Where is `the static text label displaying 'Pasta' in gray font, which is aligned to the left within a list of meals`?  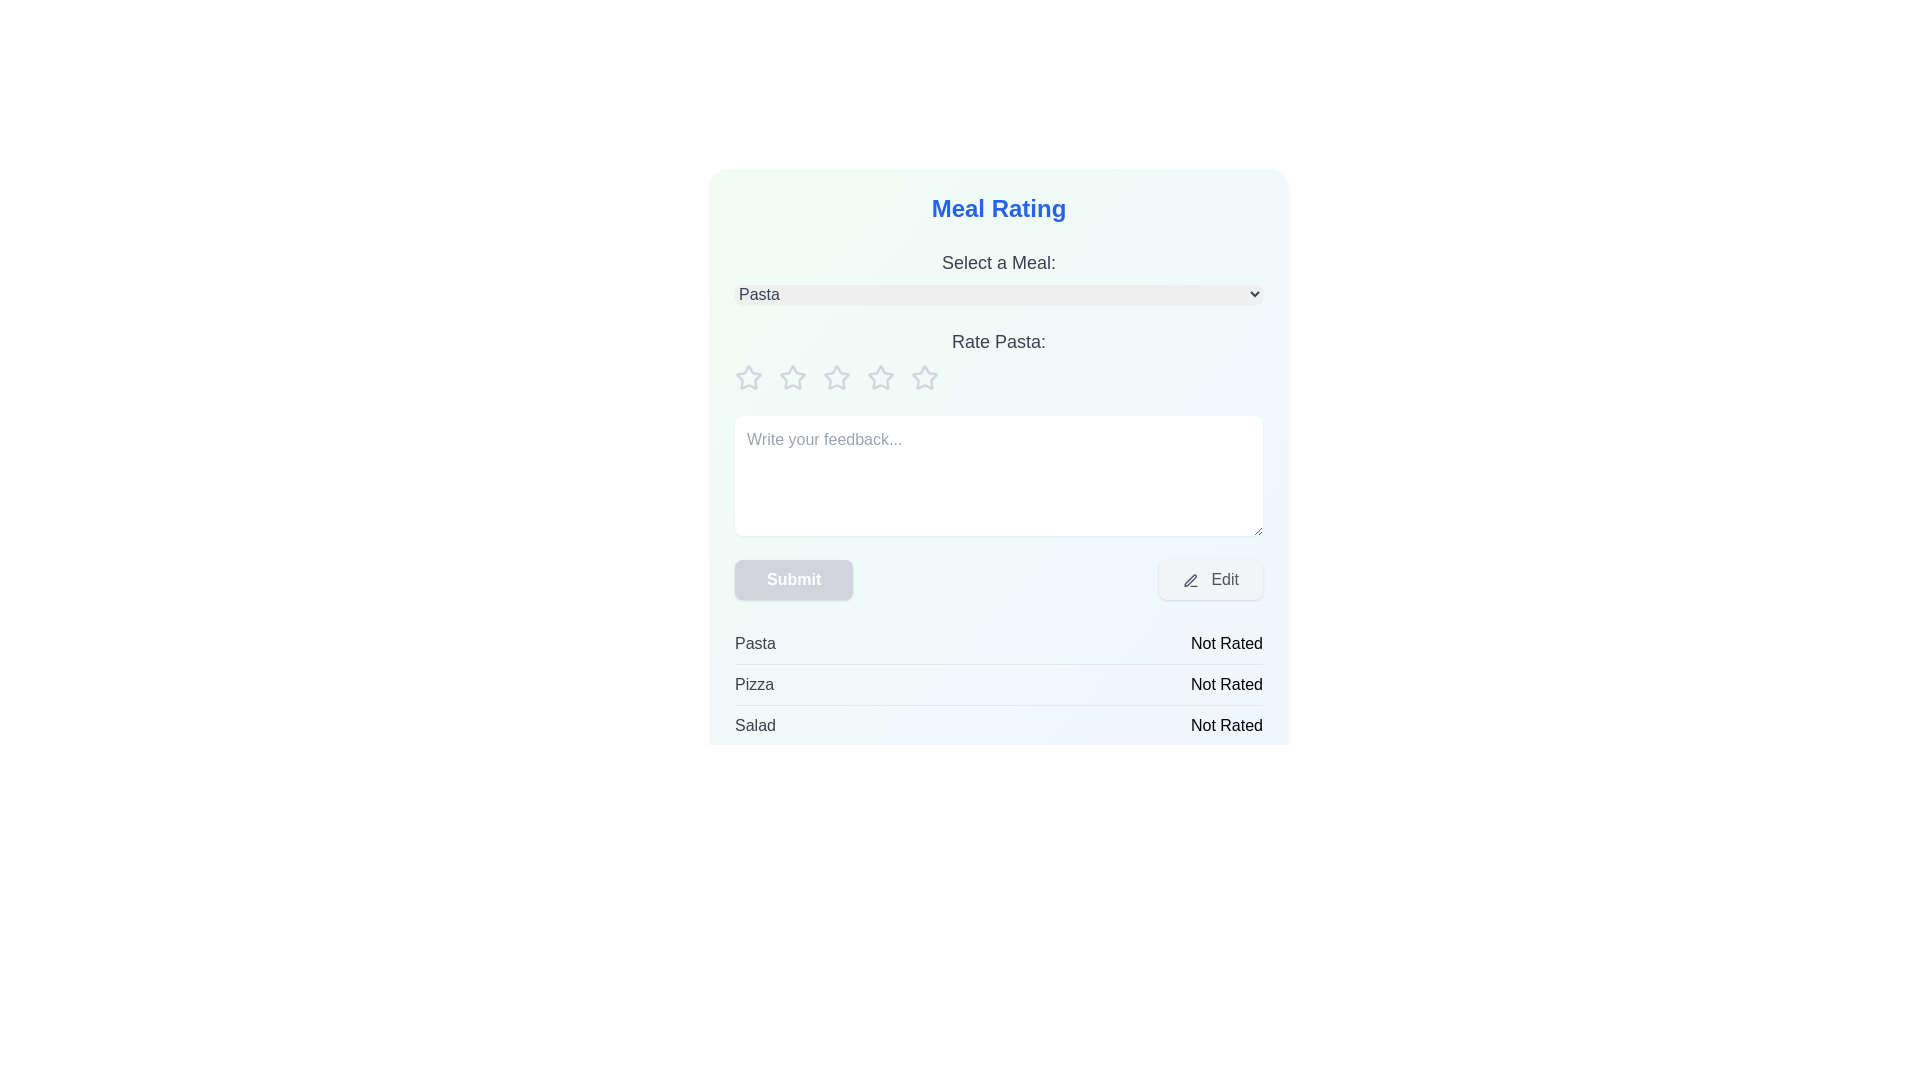
the static text label displaying 'Pasta' in gray font, which is aligned to the left within a list of meals is located at coordinates (754, 644).